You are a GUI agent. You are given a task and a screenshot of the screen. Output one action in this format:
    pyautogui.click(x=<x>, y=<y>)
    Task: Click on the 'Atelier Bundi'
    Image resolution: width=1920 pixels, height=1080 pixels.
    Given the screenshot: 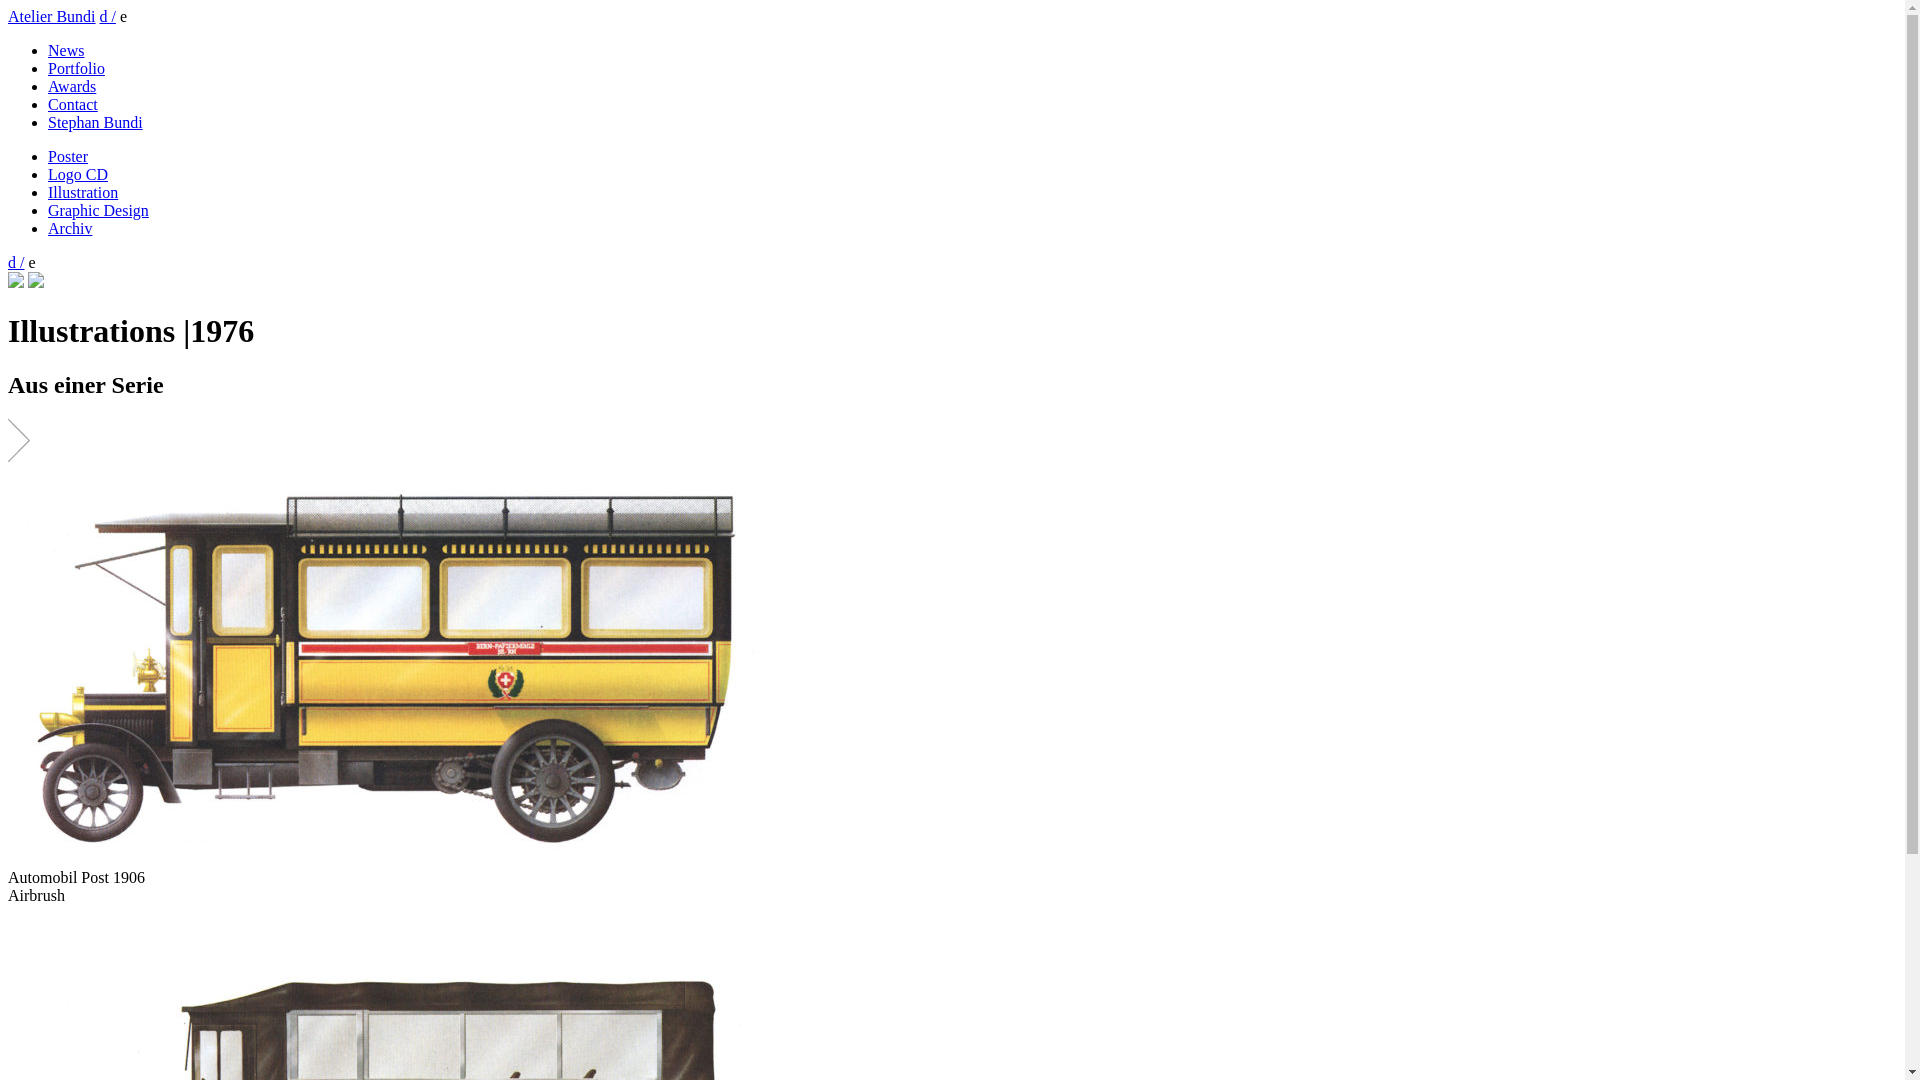 What is the action you would take?
    pyautogui.click(x=8, y=16)
    